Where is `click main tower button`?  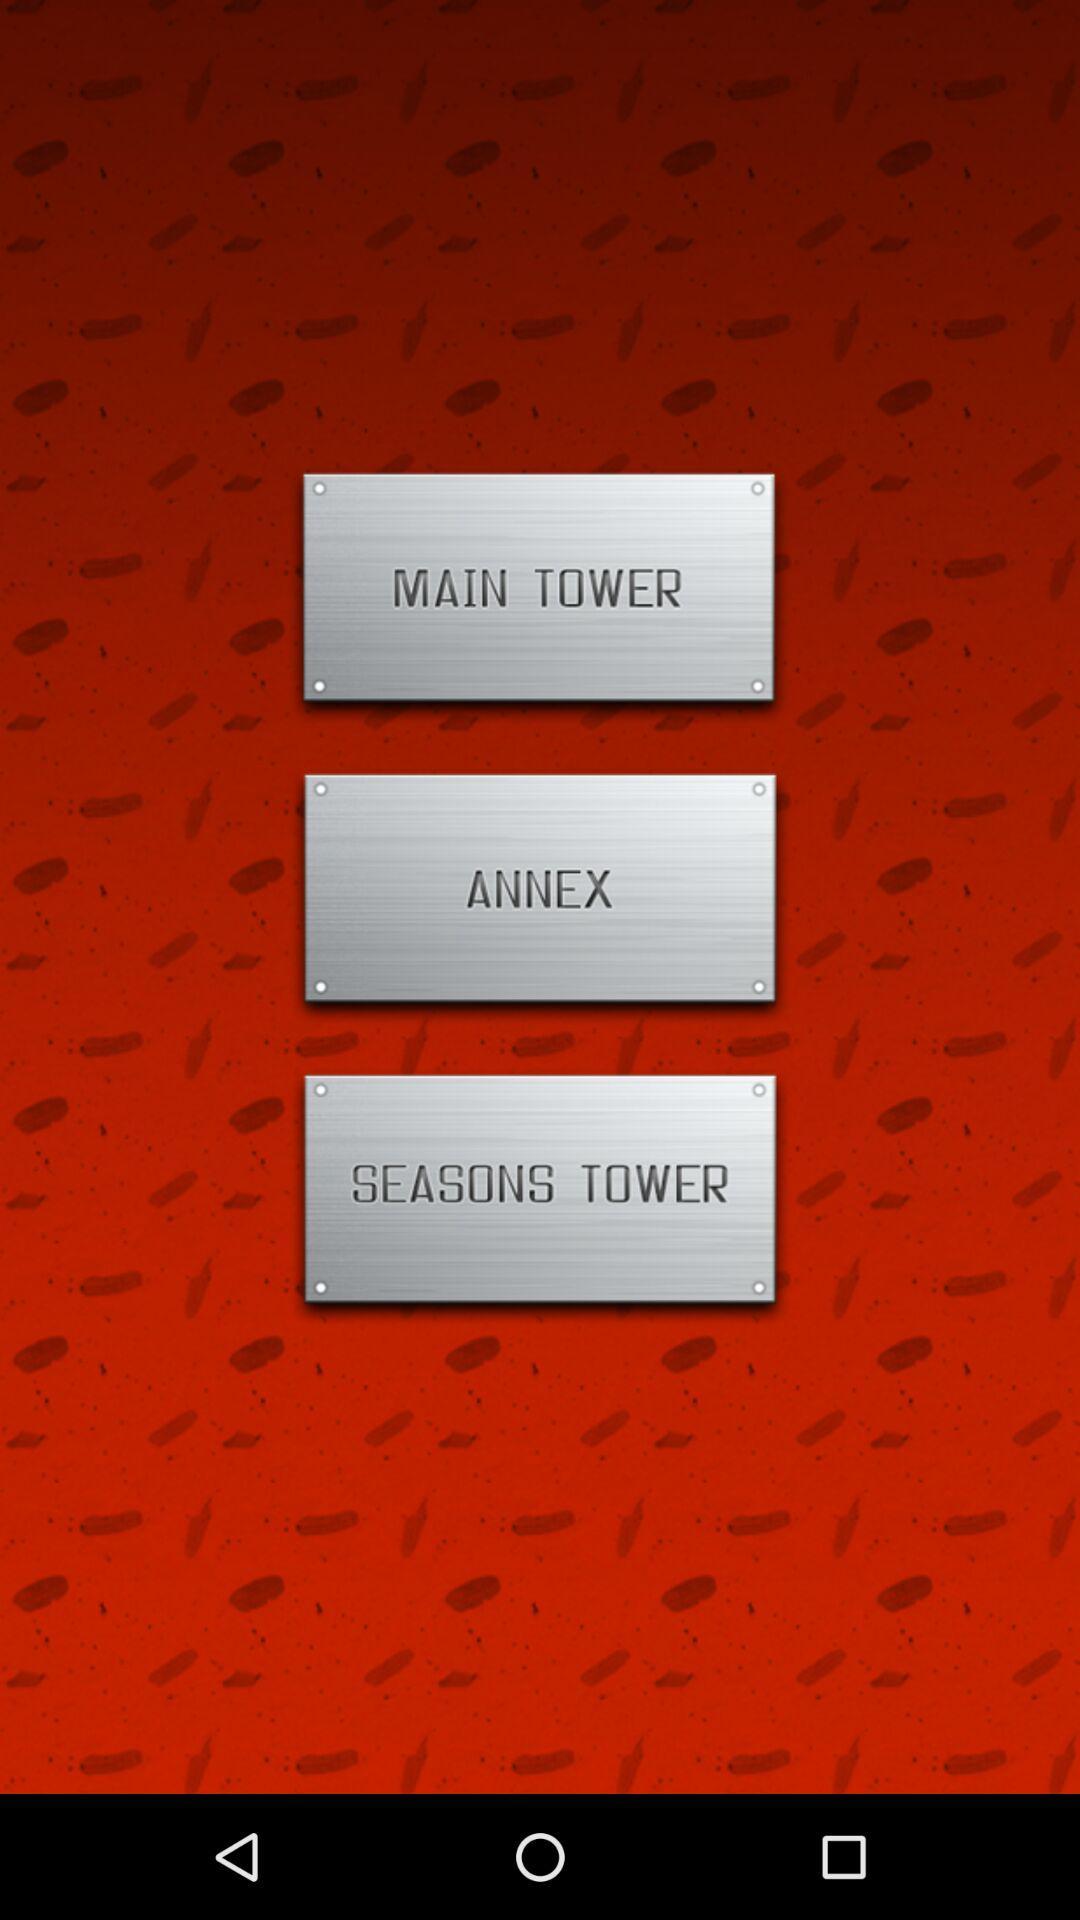 click main tower button is located at coordinates (540, 595).